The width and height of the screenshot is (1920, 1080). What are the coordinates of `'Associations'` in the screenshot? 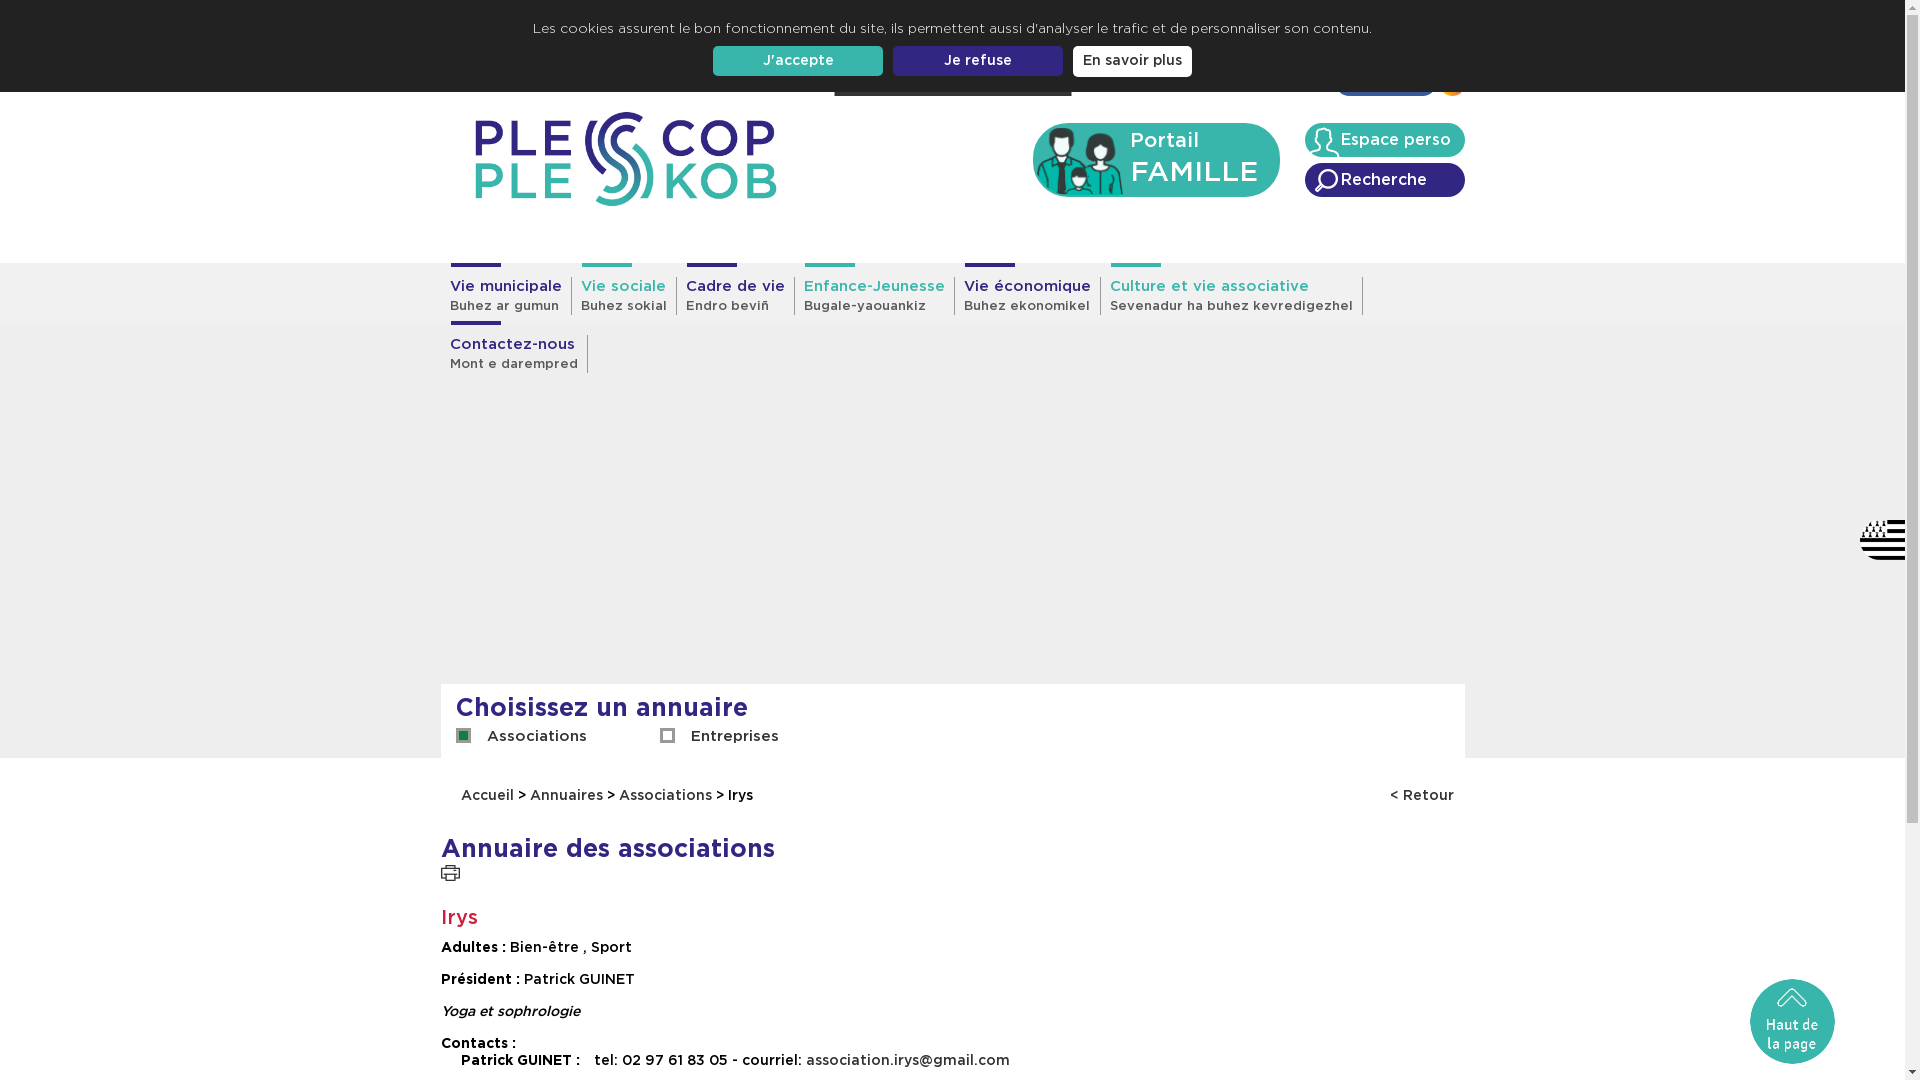 It's located at (665, 794).